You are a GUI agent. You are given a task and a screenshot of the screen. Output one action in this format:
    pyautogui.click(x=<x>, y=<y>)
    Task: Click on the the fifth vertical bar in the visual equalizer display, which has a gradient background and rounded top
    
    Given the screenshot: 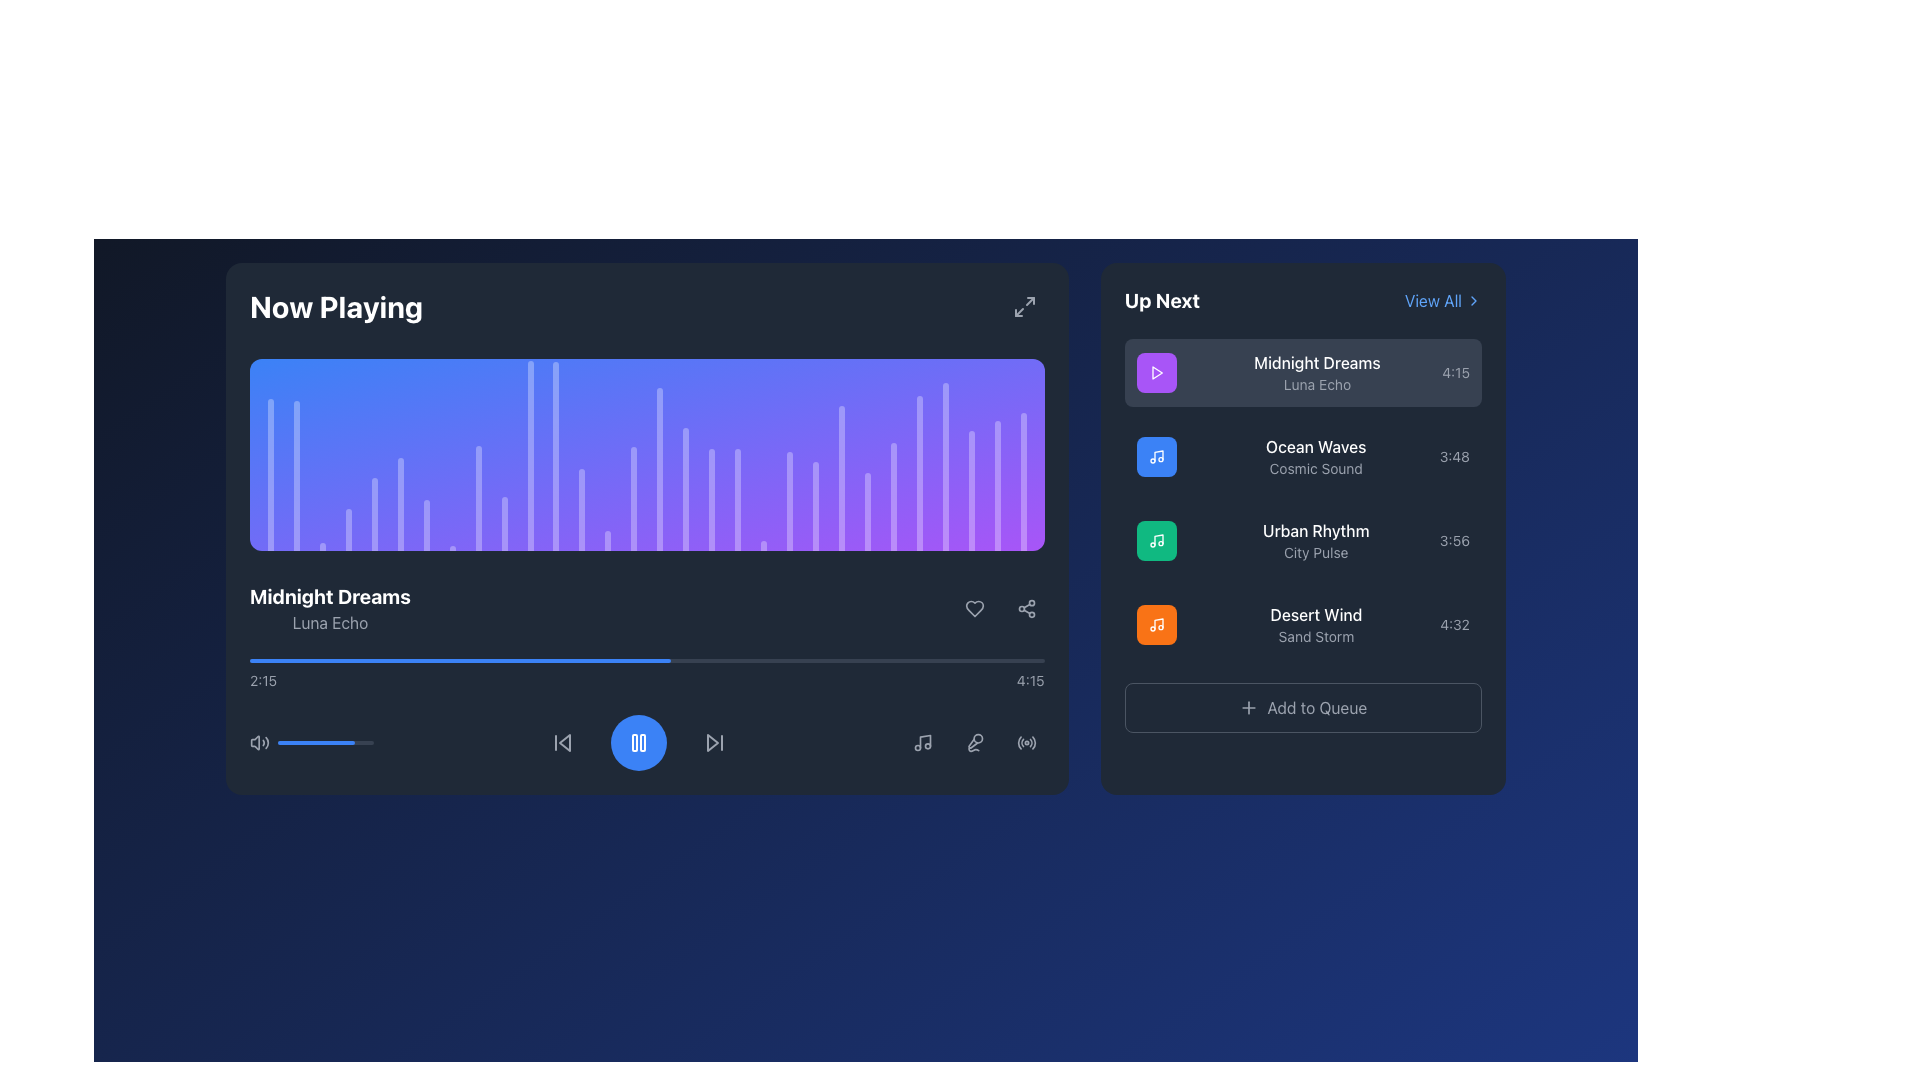 What is the action you would take?
    pyautogui.click(x=374, y=513)
    